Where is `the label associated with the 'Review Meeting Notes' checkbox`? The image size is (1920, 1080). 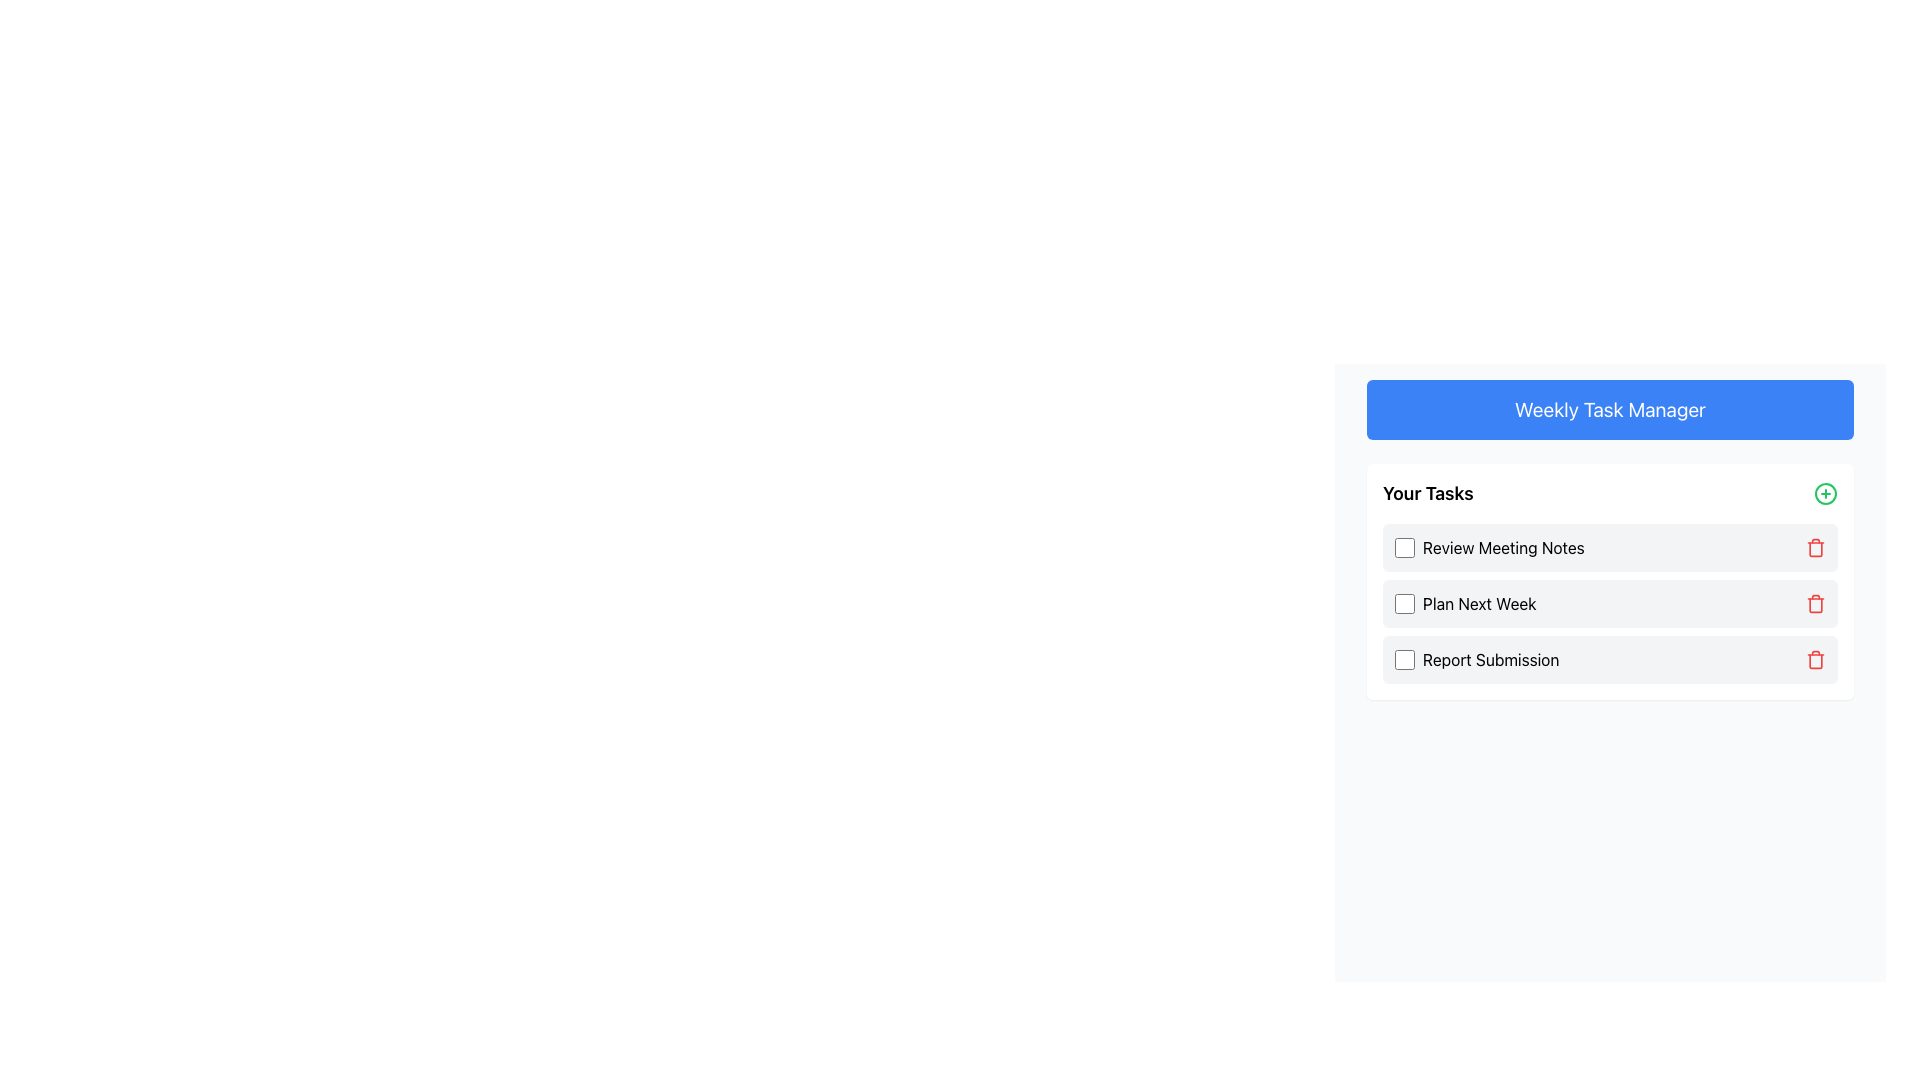
the label associated with the 'Review Meeting Notes' checkbox is located at coordinates (1489, 547).